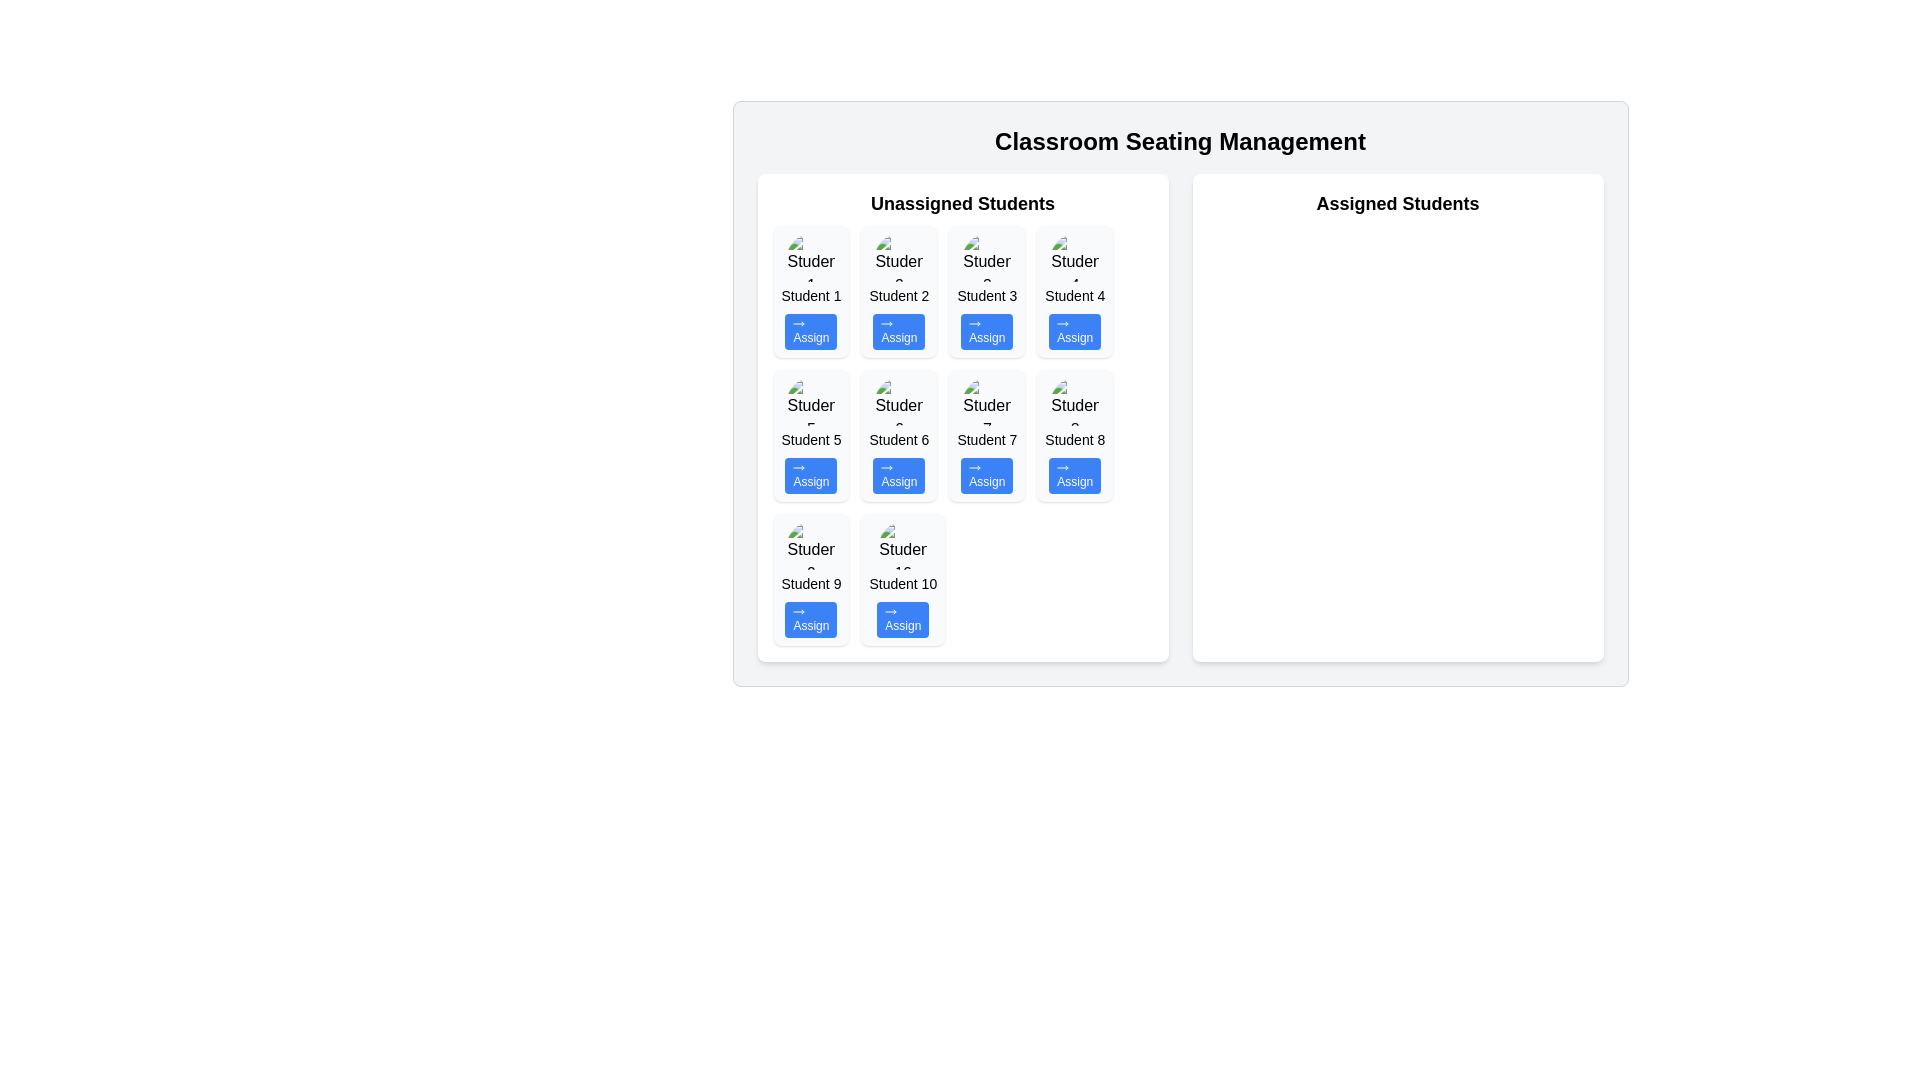  I want to click on the circular profile picture representing 'Student 7', so click(987, 401).